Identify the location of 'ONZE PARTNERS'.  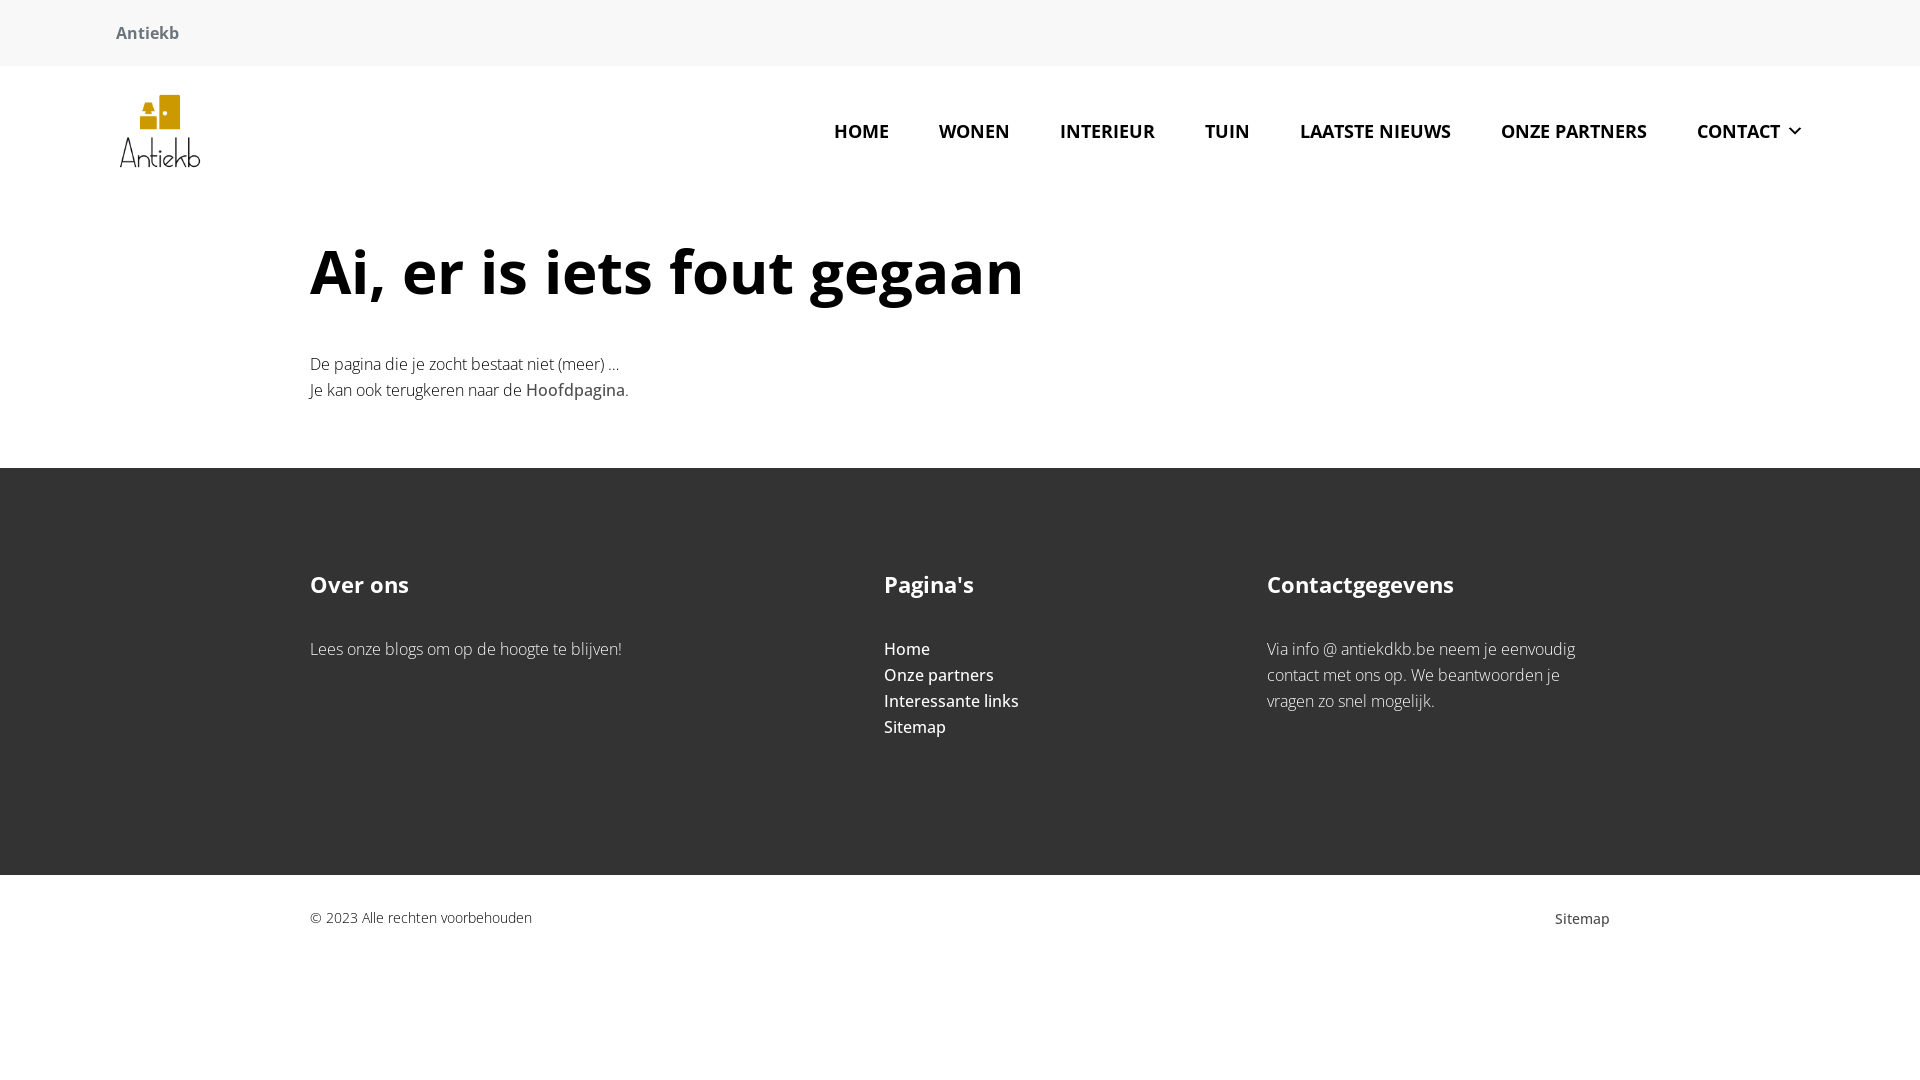
(1476, 131).